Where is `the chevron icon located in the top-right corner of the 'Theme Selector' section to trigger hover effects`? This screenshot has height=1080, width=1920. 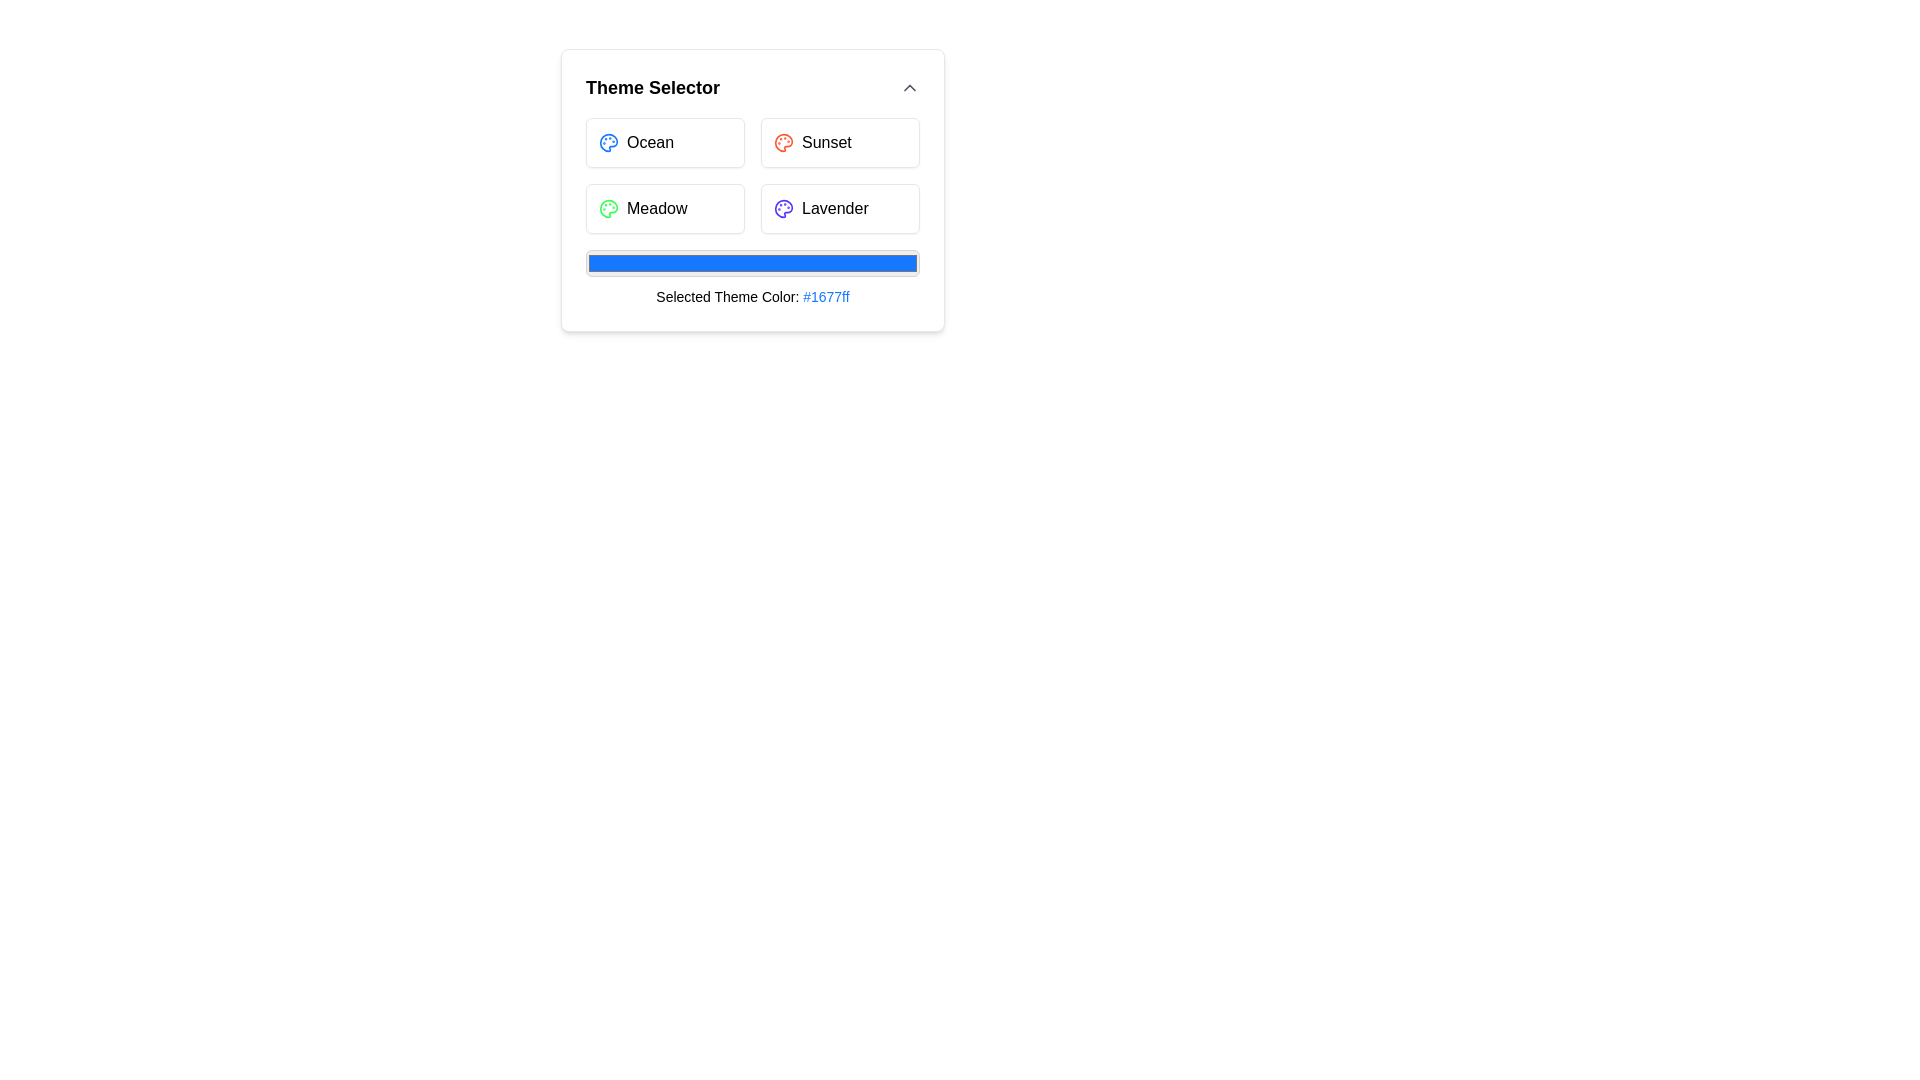
the chevron icon located in the top-right corner of the 'Theme Selector' section to trigger hover effects is located at coordinates (909, 87).